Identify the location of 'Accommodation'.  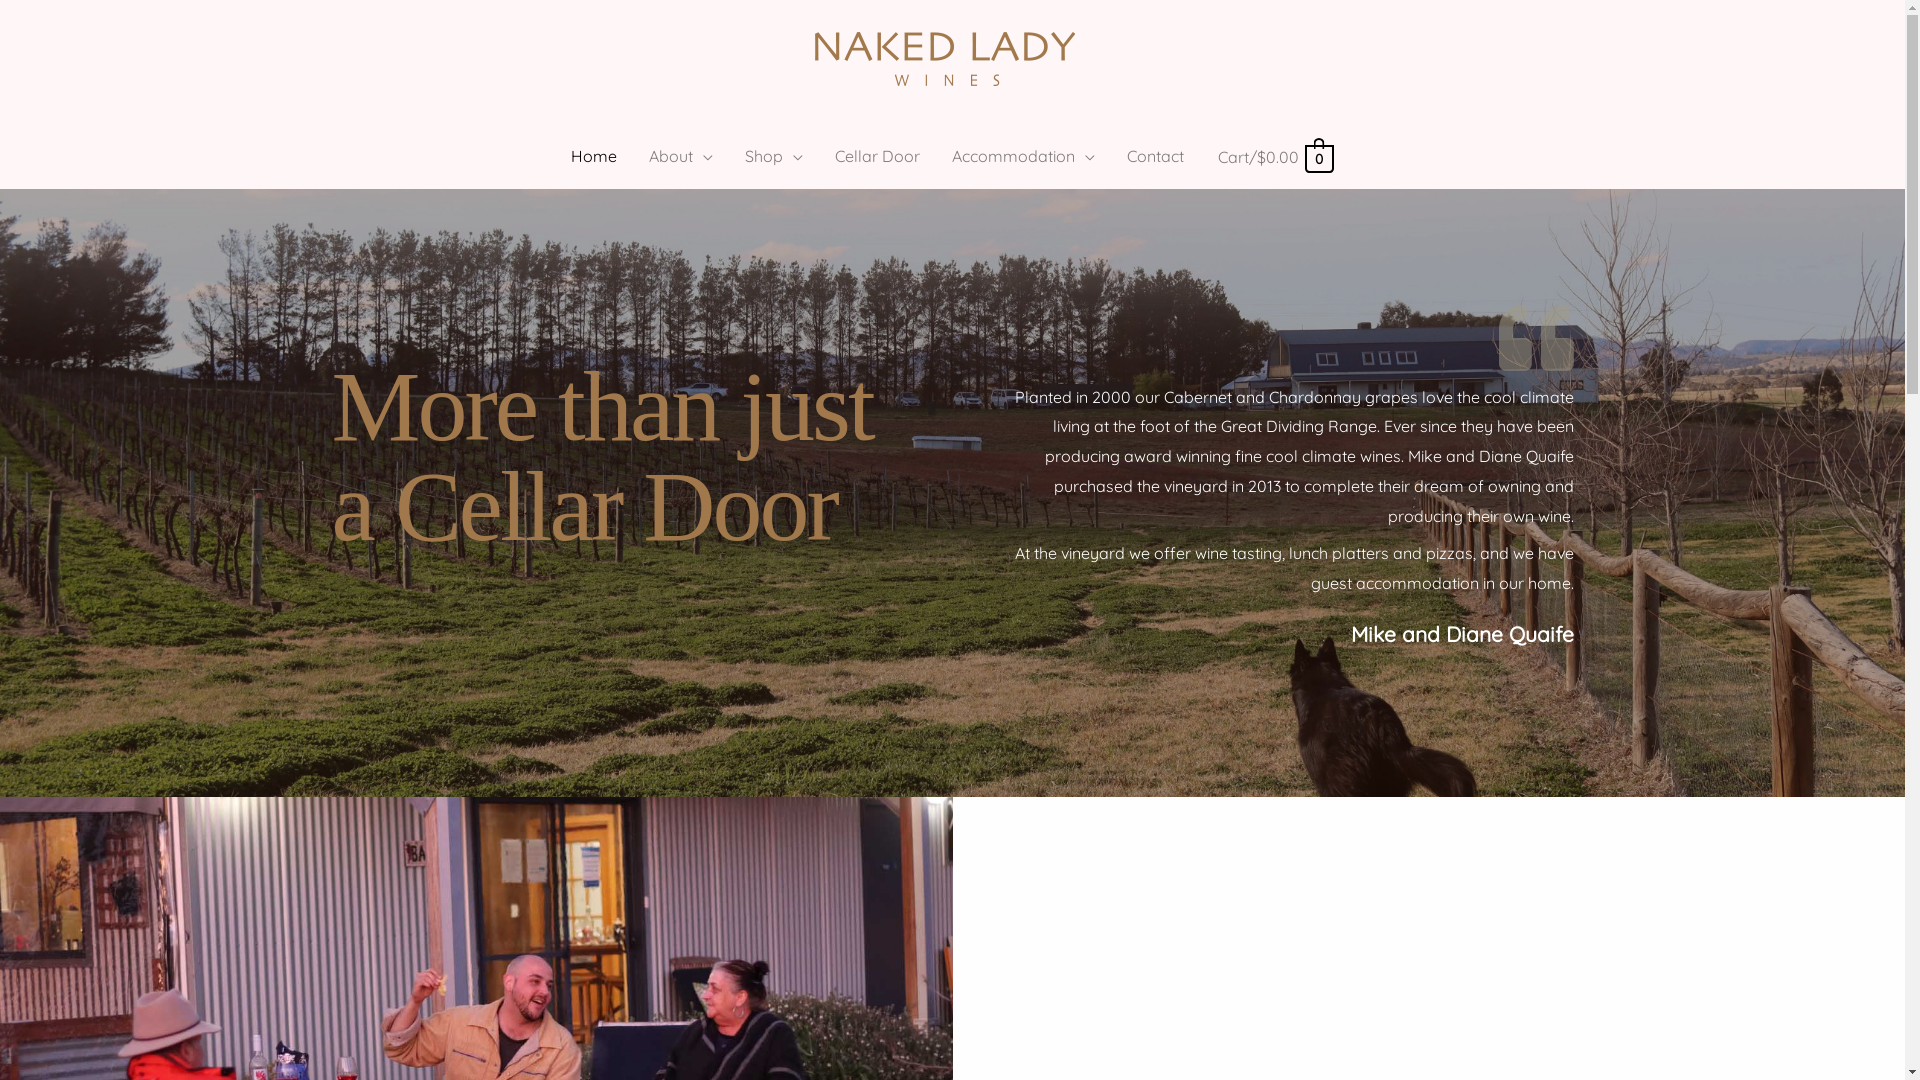
(1023, 154).